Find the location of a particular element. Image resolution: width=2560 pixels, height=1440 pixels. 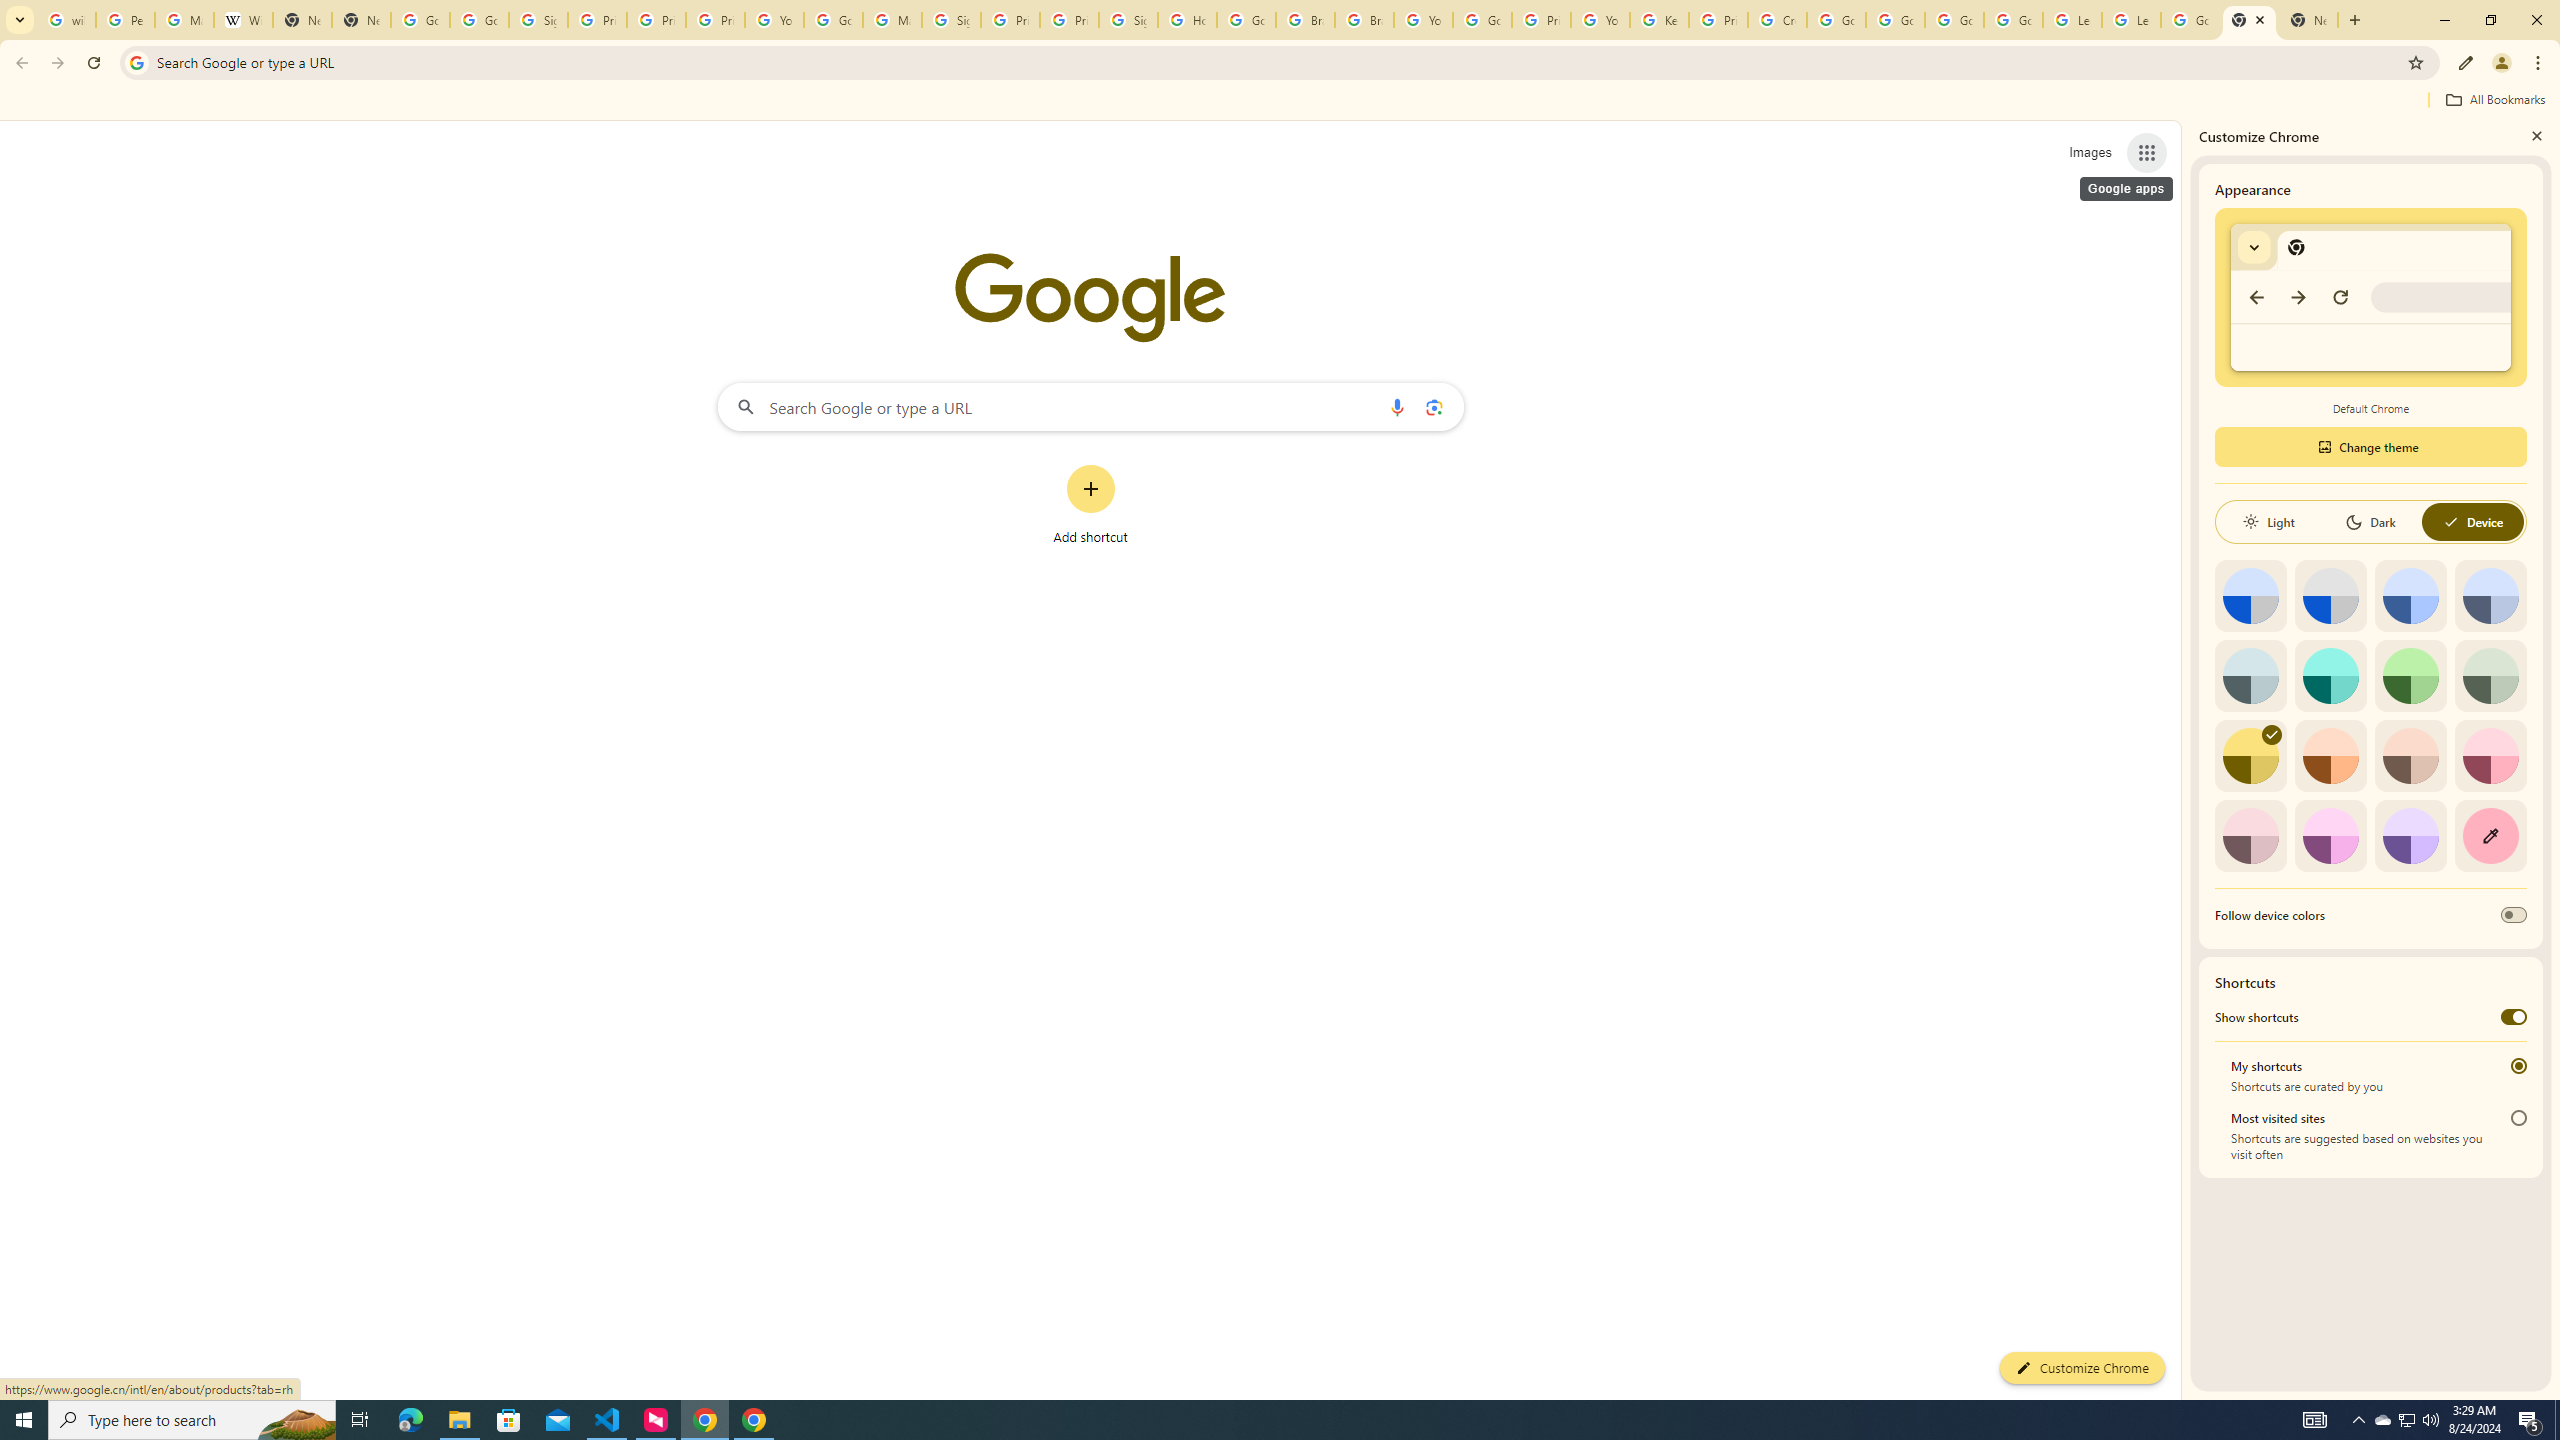

'Aqua' is located at coordinates (2329, 674).